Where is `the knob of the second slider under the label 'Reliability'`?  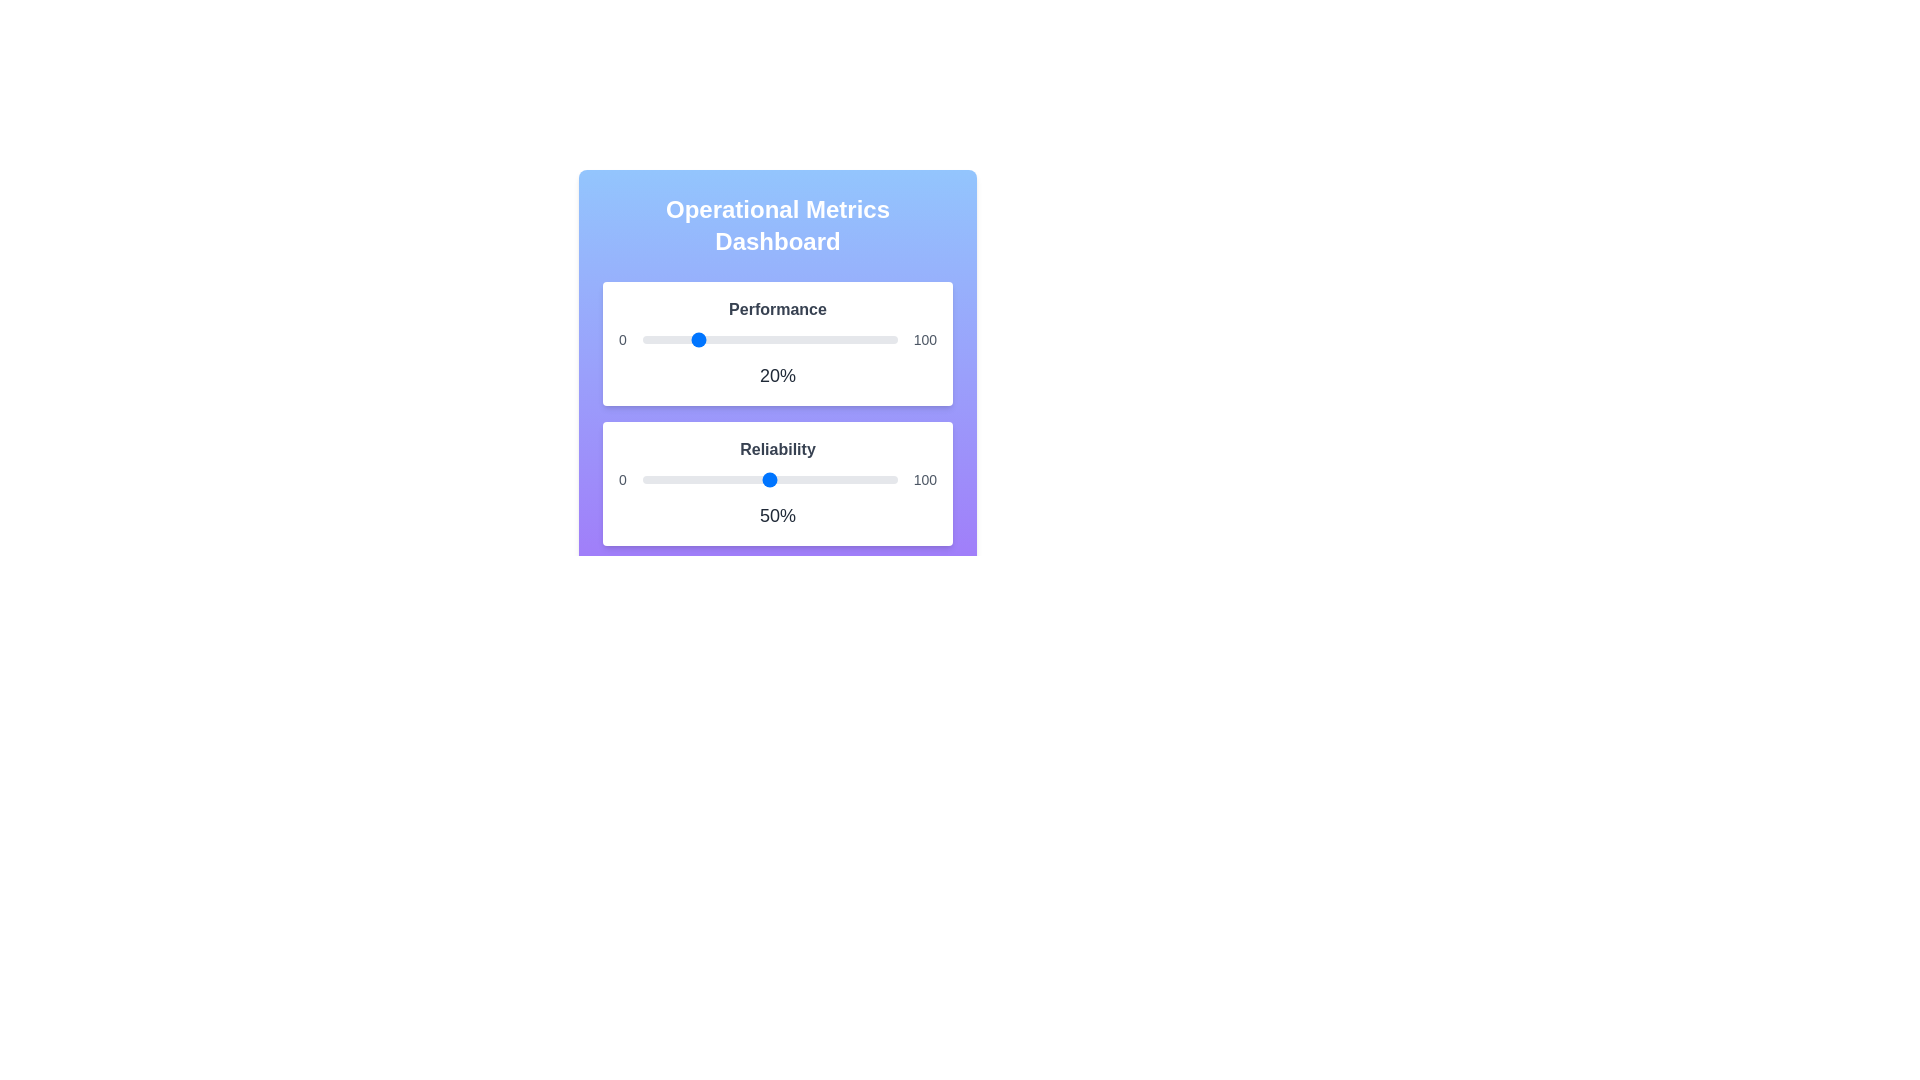
the knob of the second slider under the label 'Reliability' is located at coordinates (769, 479).